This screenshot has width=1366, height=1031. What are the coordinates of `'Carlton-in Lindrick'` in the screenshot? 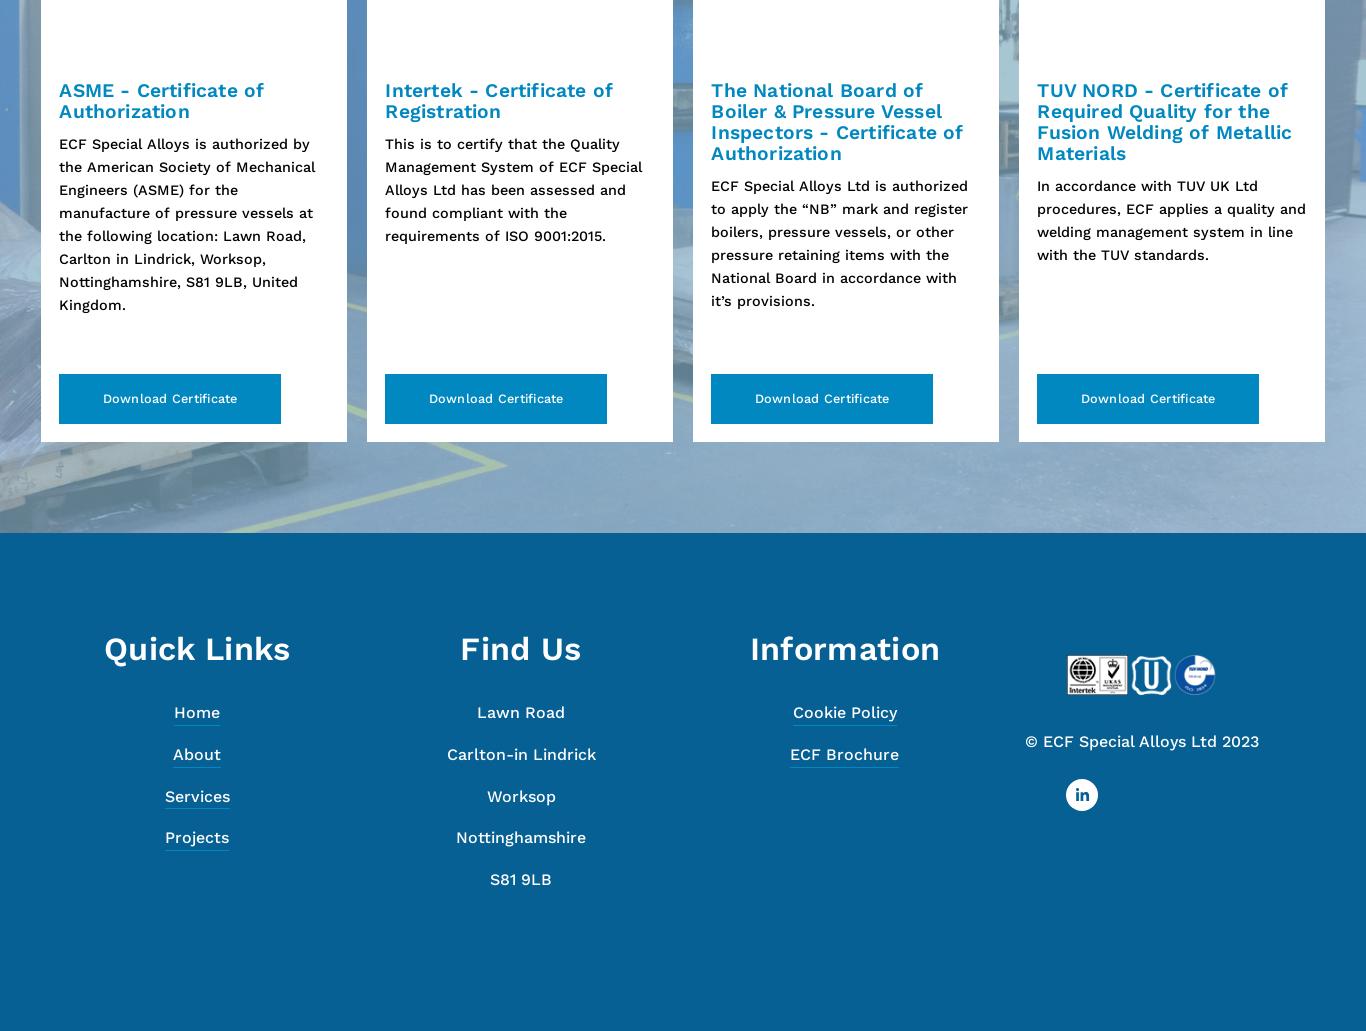 It's located at (520, 753).